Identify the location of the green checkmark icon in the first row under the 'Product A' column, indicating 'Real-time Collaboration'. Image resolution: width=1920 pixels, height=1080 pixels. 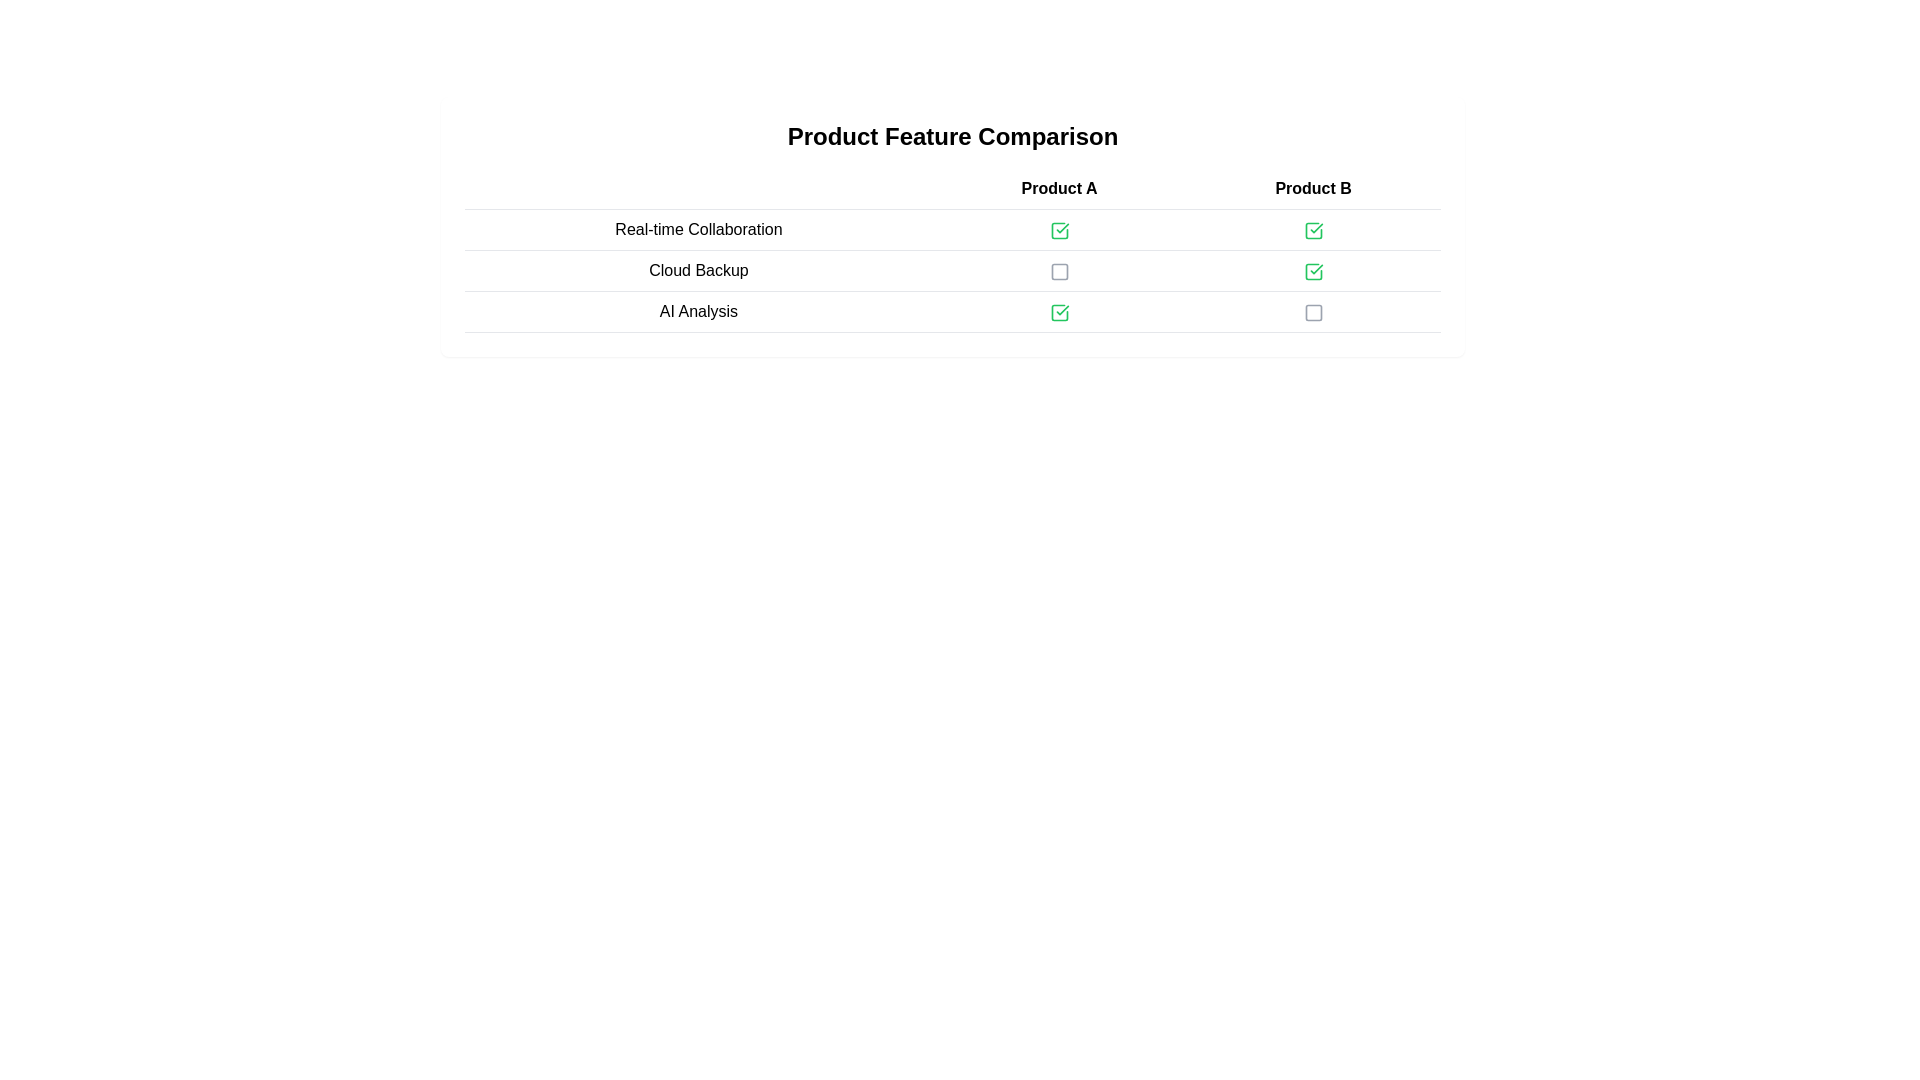
(1058, 229).